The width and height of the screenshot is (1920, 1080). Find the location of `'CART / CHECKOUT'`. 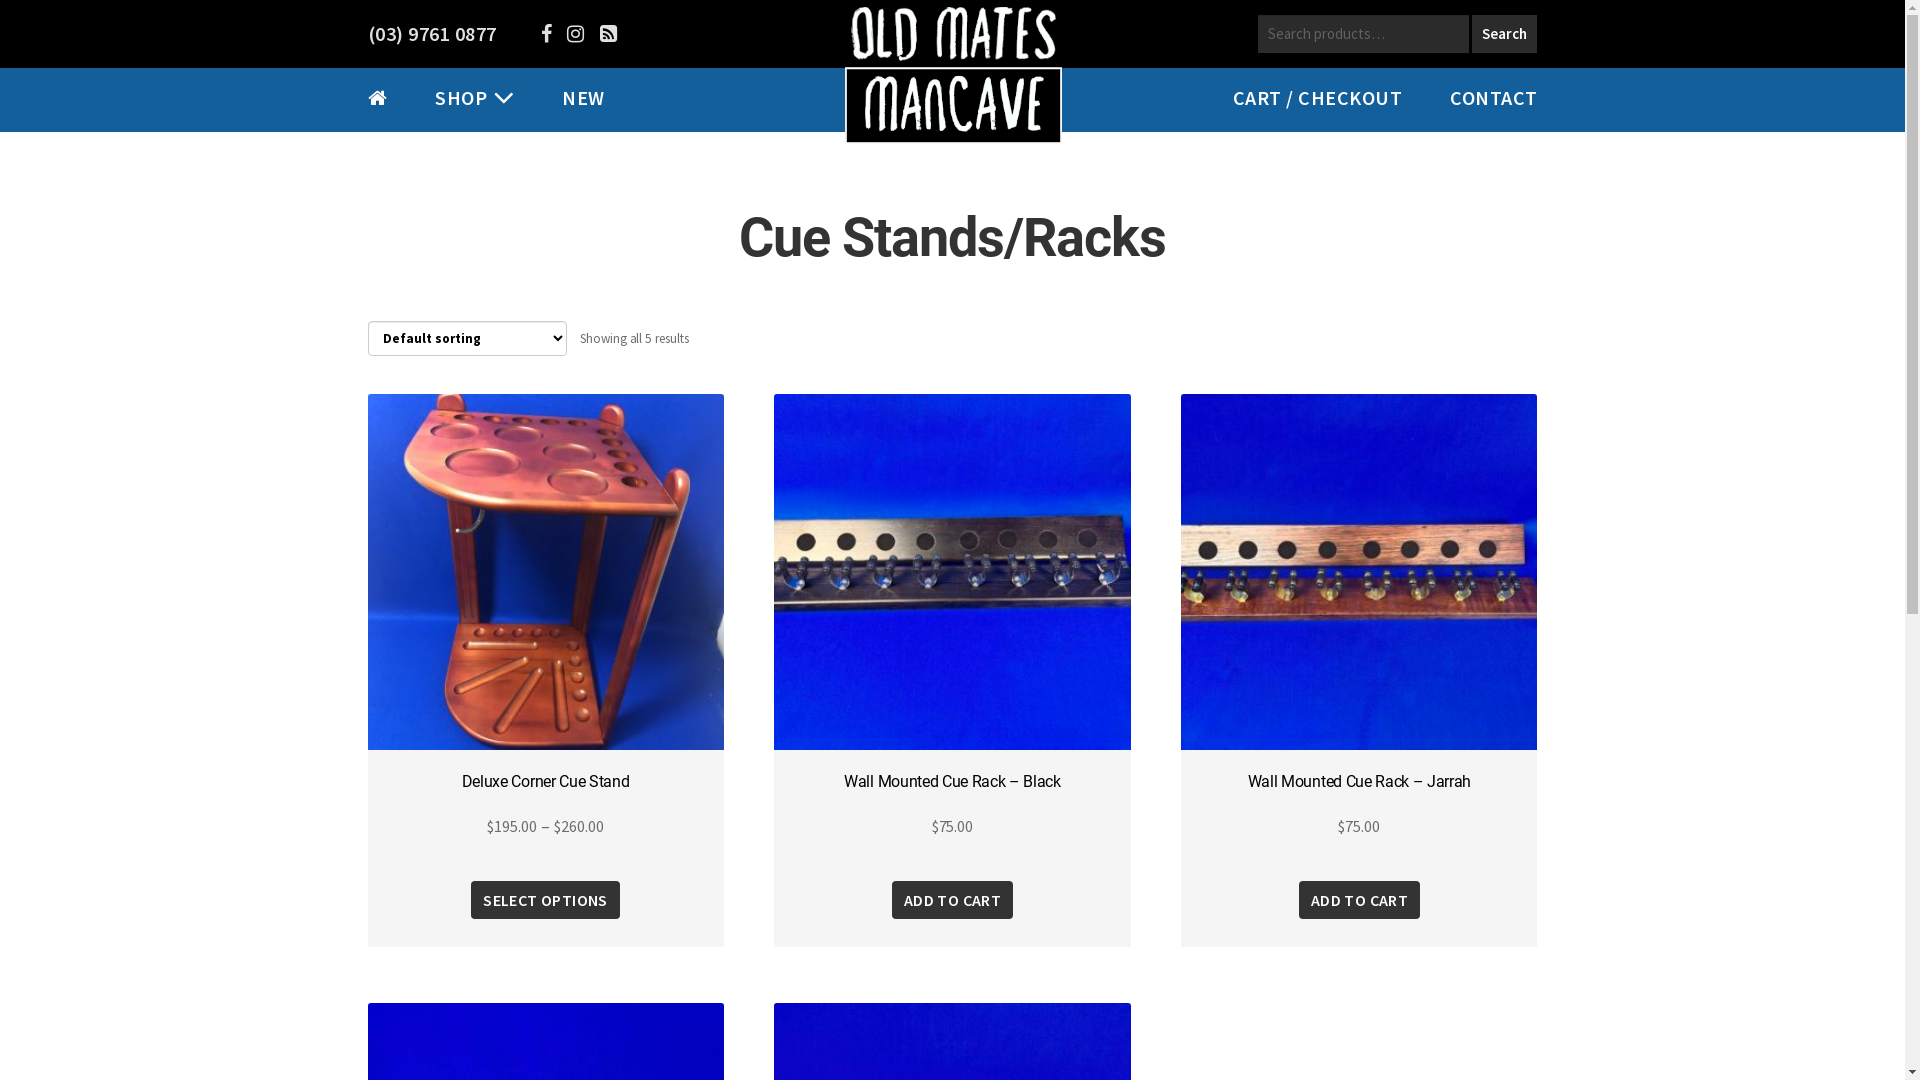

'CART / CHECKOUT' is located at coordinates (1316, 97).